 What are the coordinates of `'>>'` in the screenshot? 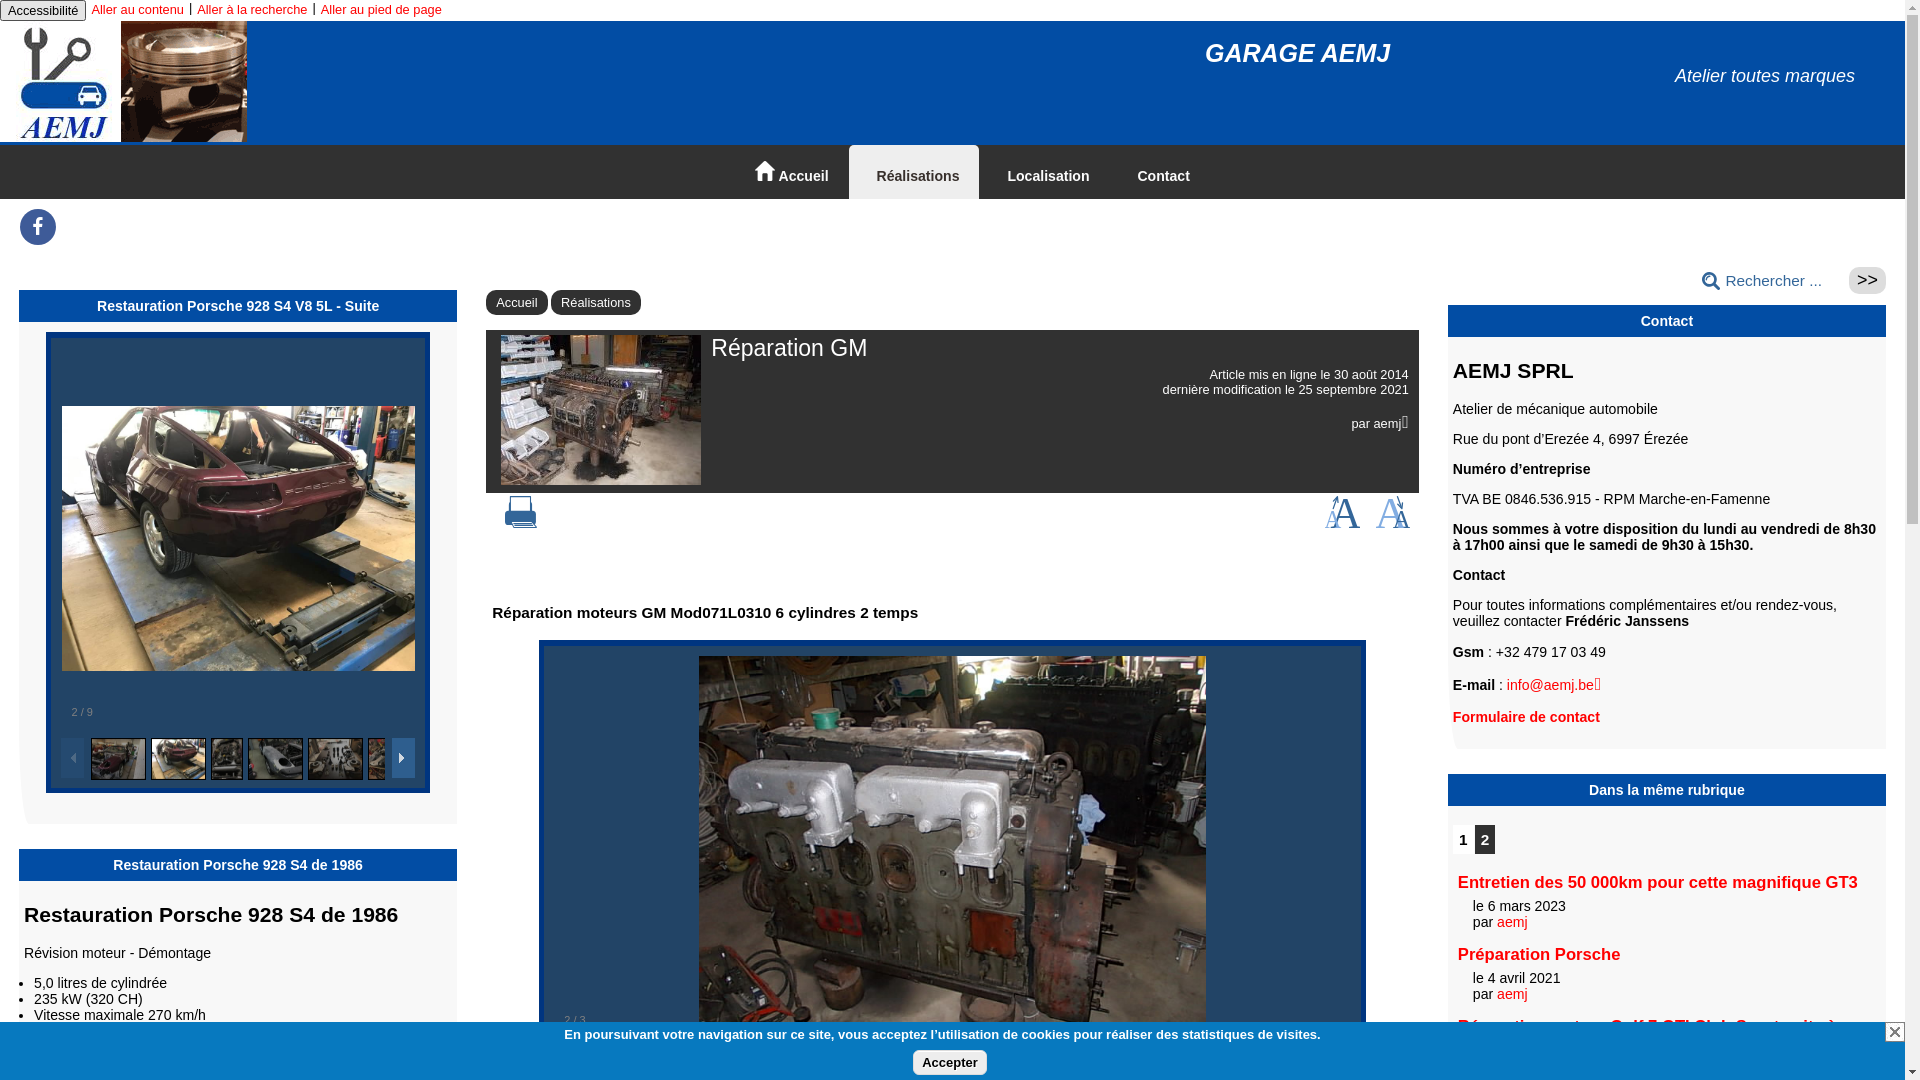 It's located at (1866, 280).